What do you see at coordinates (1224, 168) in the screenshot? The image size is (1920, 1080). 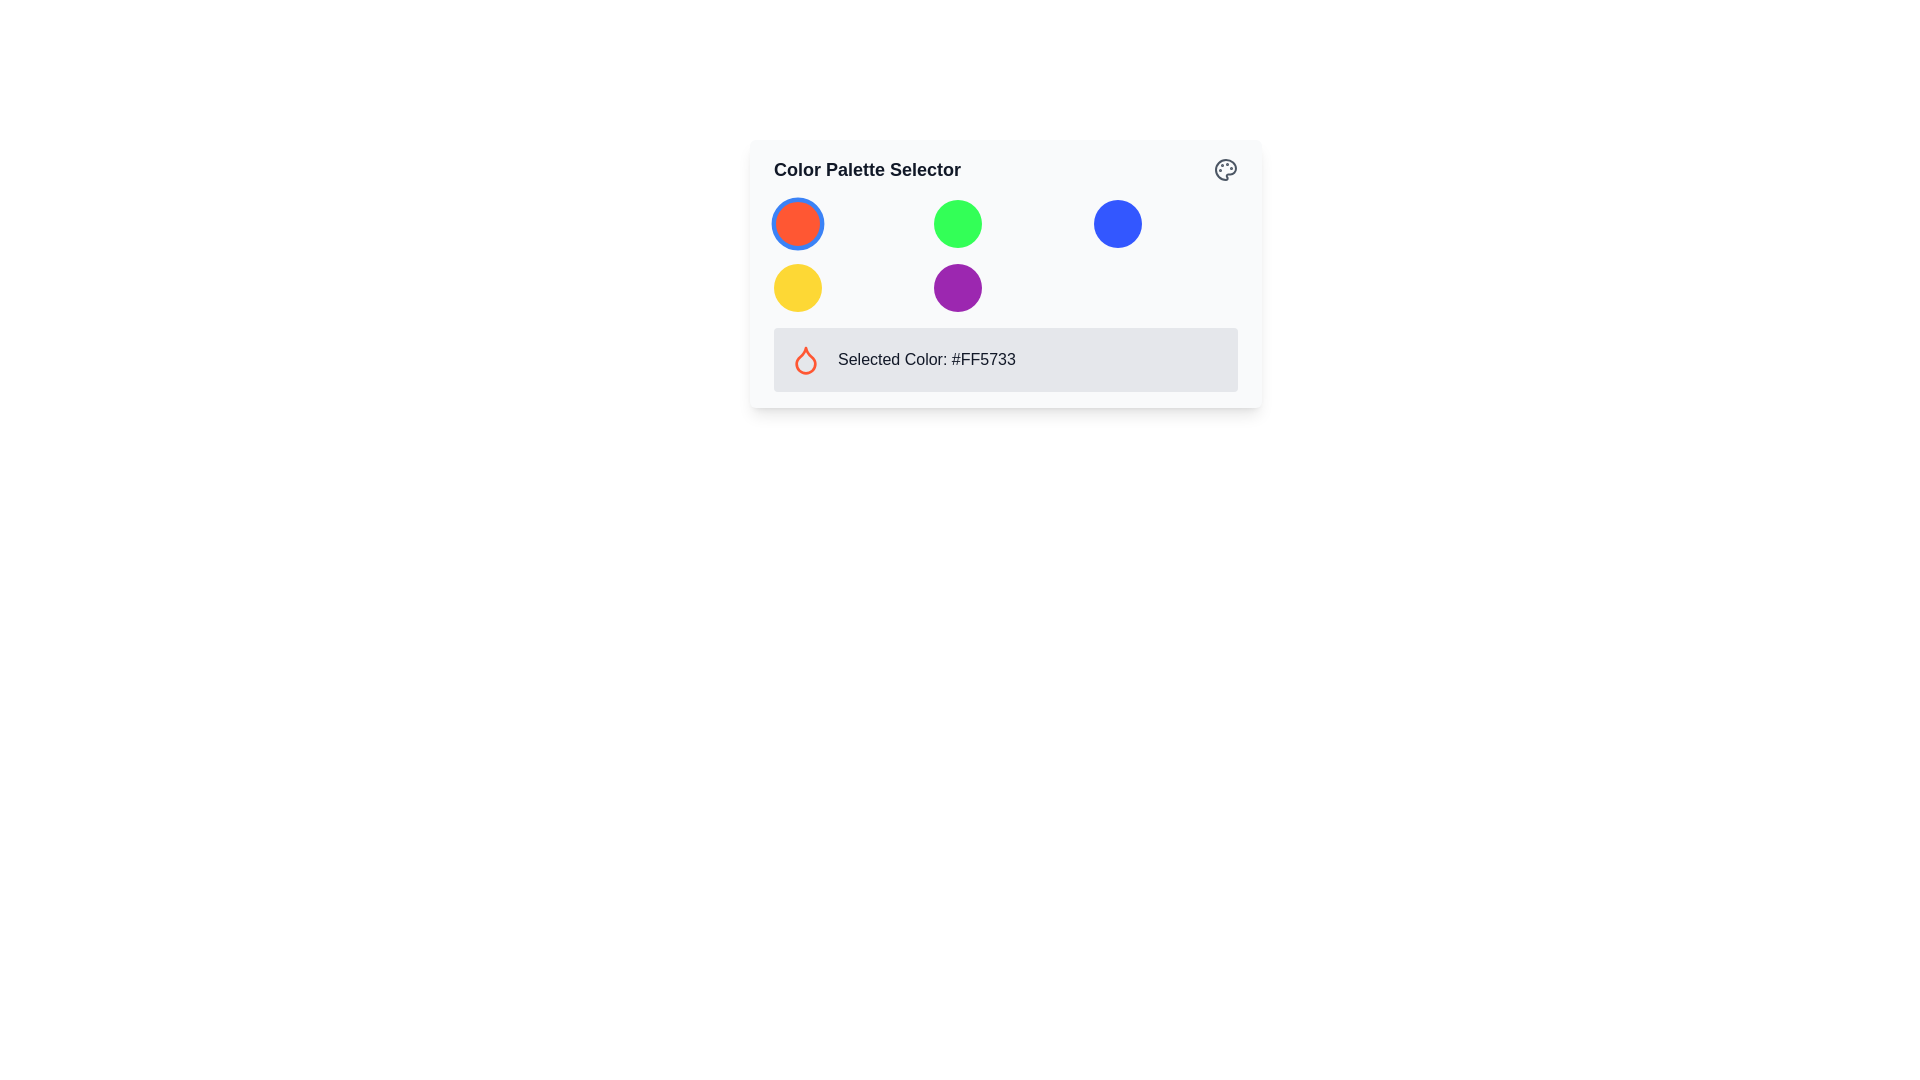 I see `the gray icon resembling a palette located in the top-right corner of the color palette interface card` at bounding box center [1224, 168].